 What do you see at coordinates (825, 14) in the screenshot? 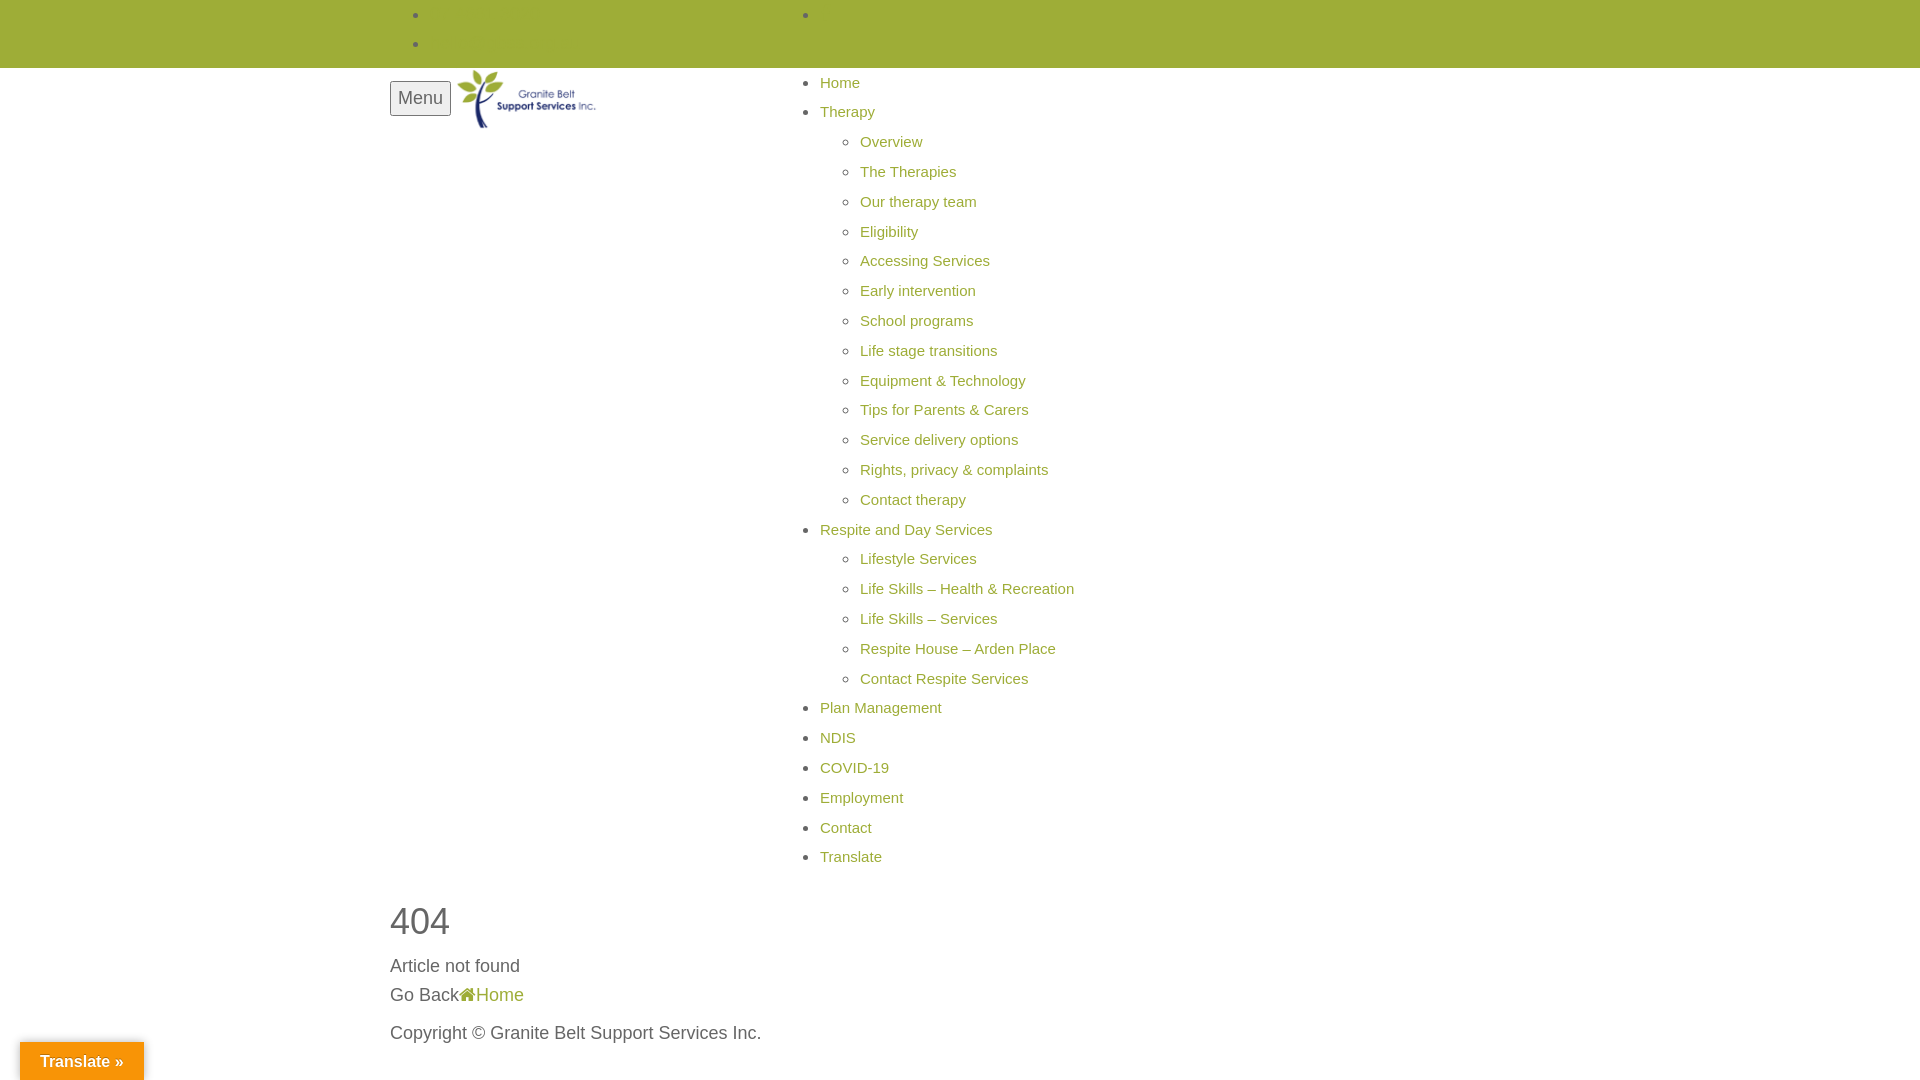
I see `'Facebook'` at bounding box center [825, 14].